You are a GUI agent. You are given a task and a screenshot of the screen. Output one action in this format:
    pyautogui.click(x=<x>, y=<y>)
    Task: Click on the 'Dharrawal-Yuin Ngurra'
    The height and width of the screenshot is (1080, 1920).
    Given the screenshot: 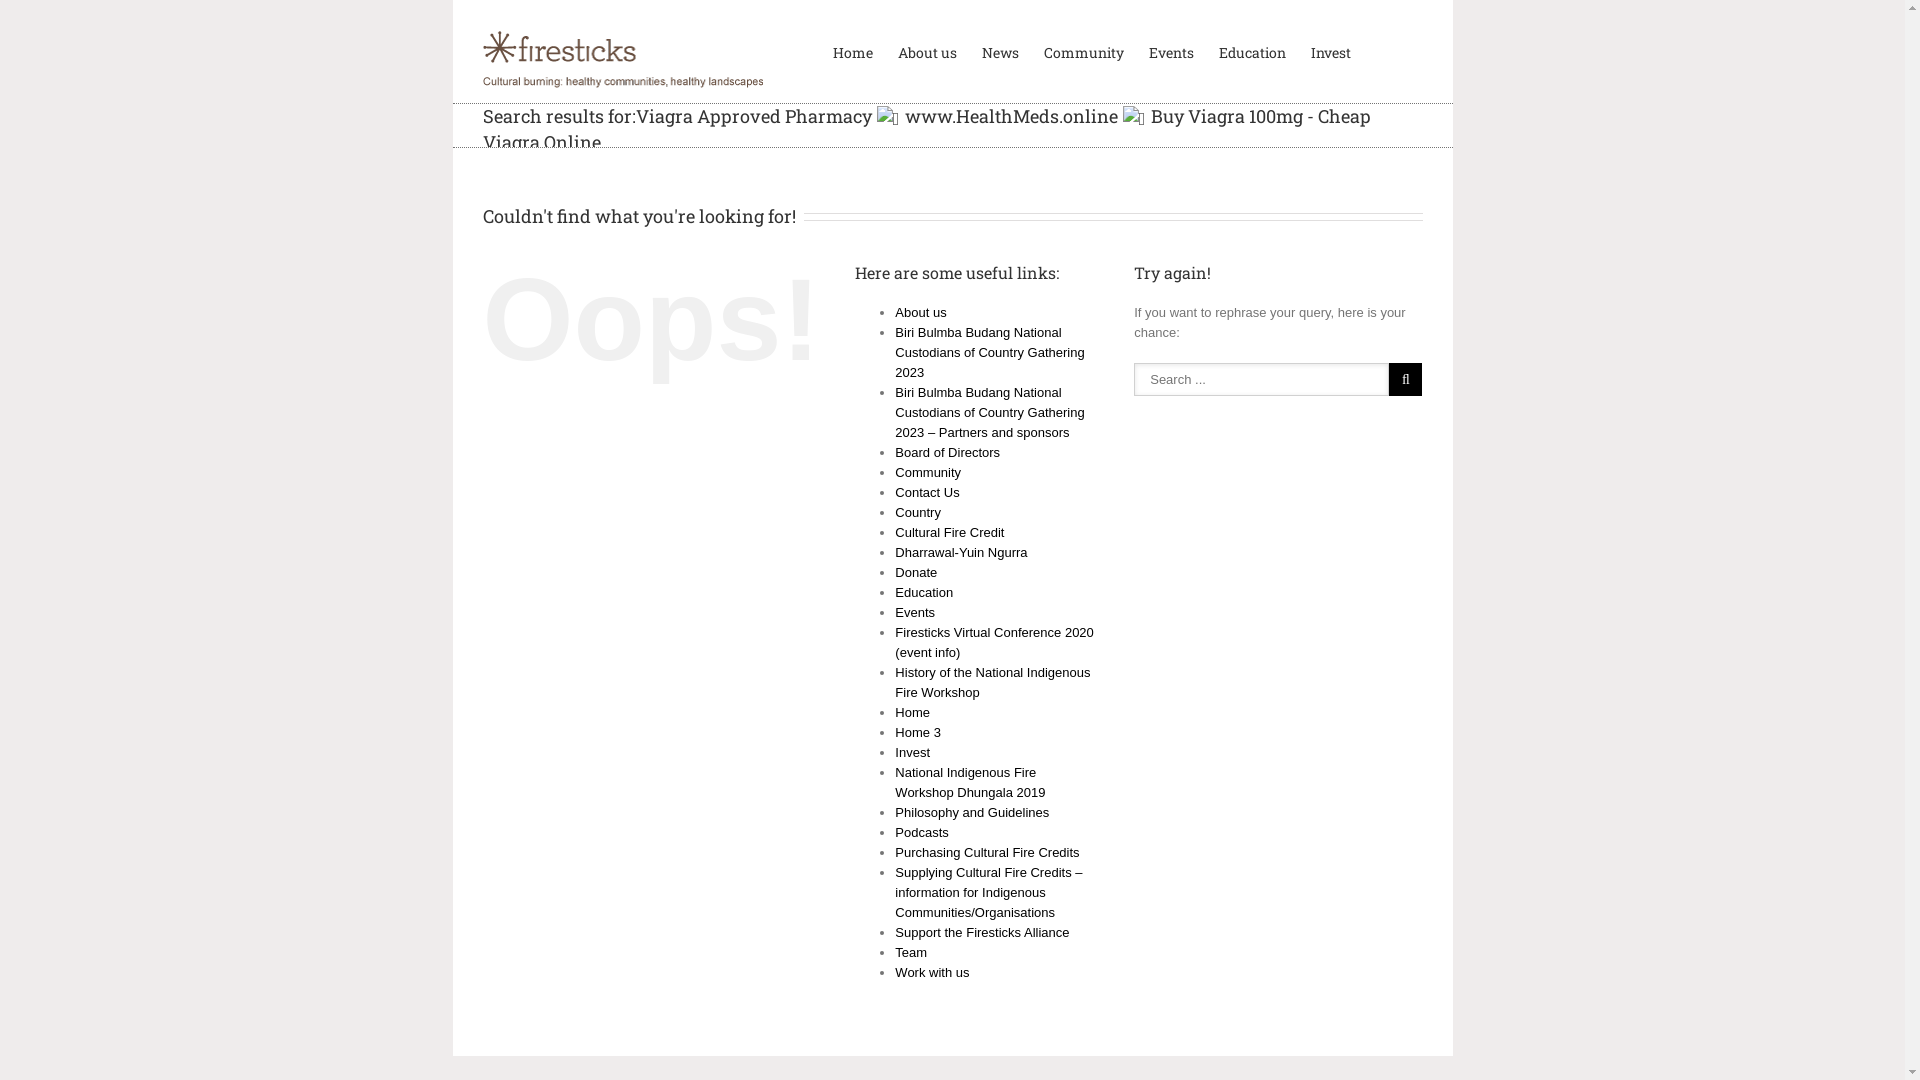 What is the action you would take?
    pyautogui.click(x=960, y=552)
    